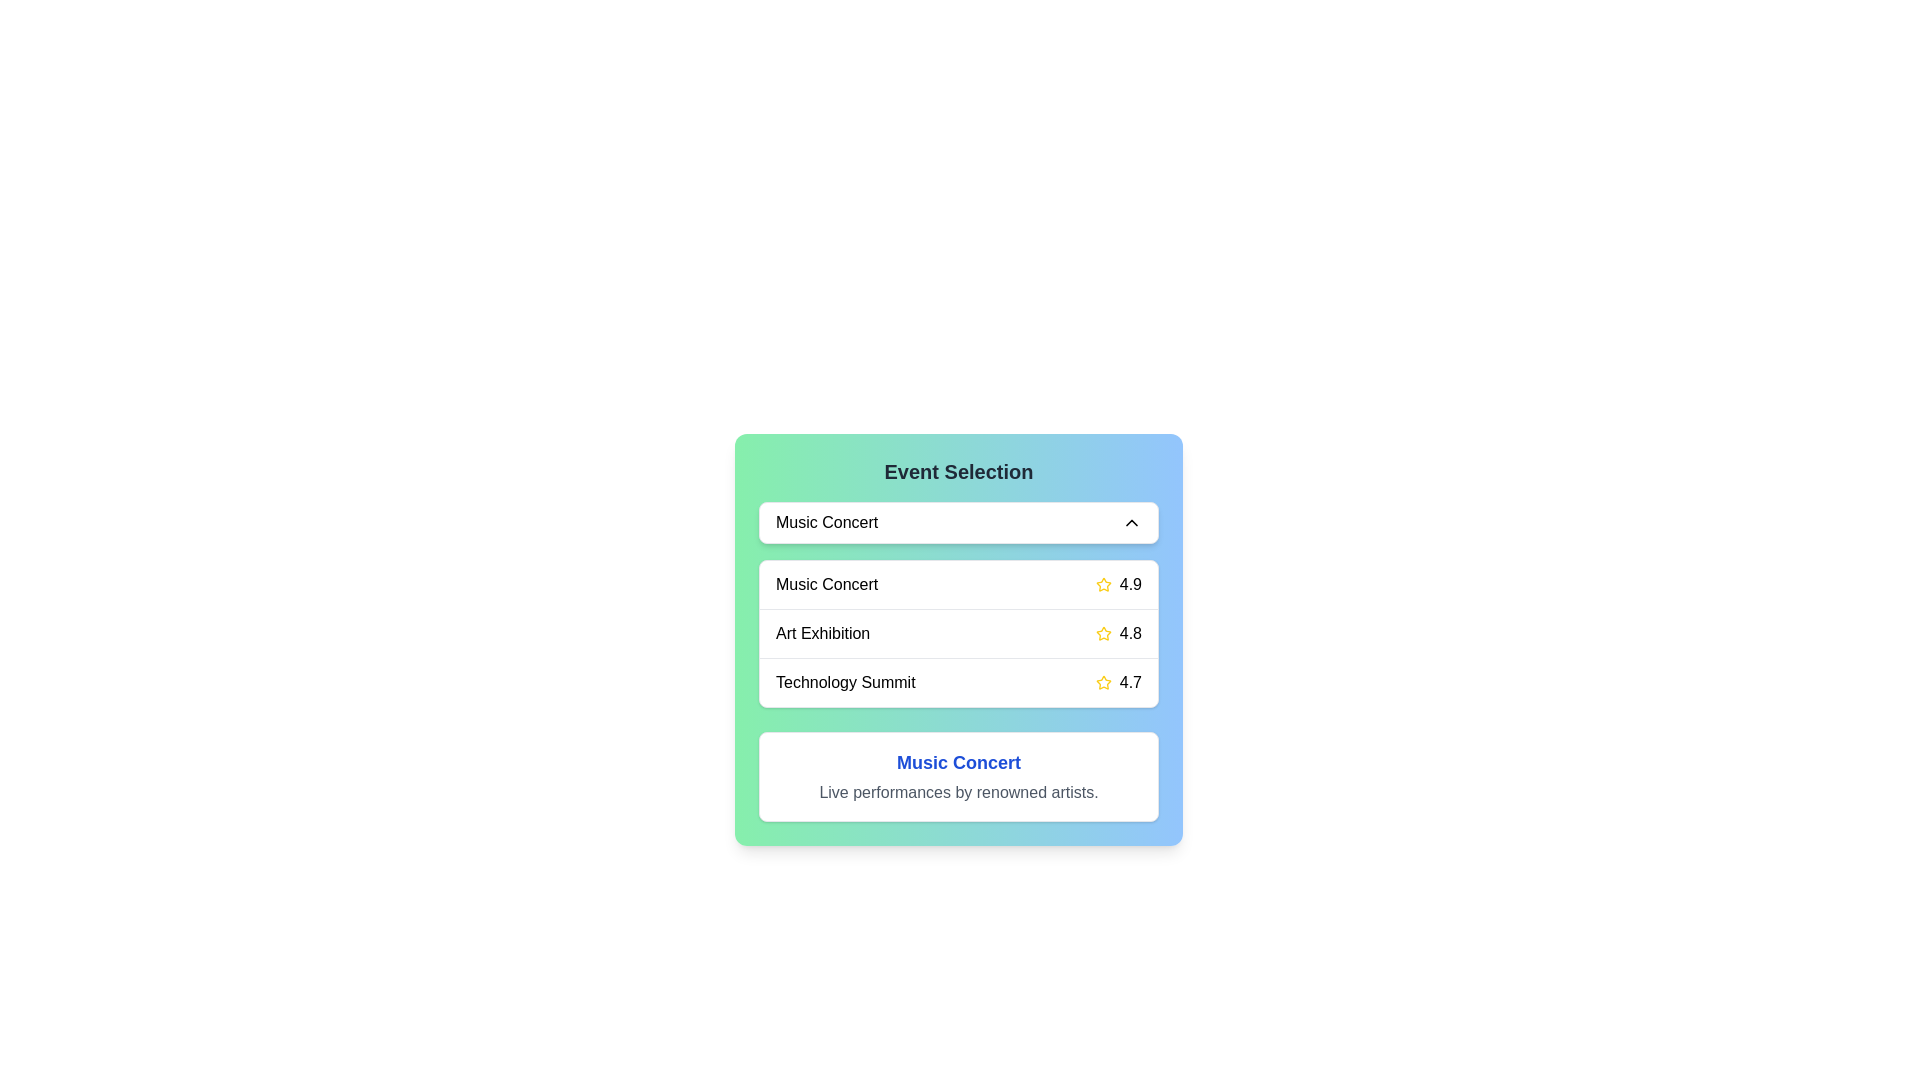  What do you see at coordinates (1130, 681) in the screenshot?
I see `the Text Label displaying the rating '4.7', which is positioned adjacent to a yellow star icon in the 'Technology Summit' row` at bounding box center [1130, 681].